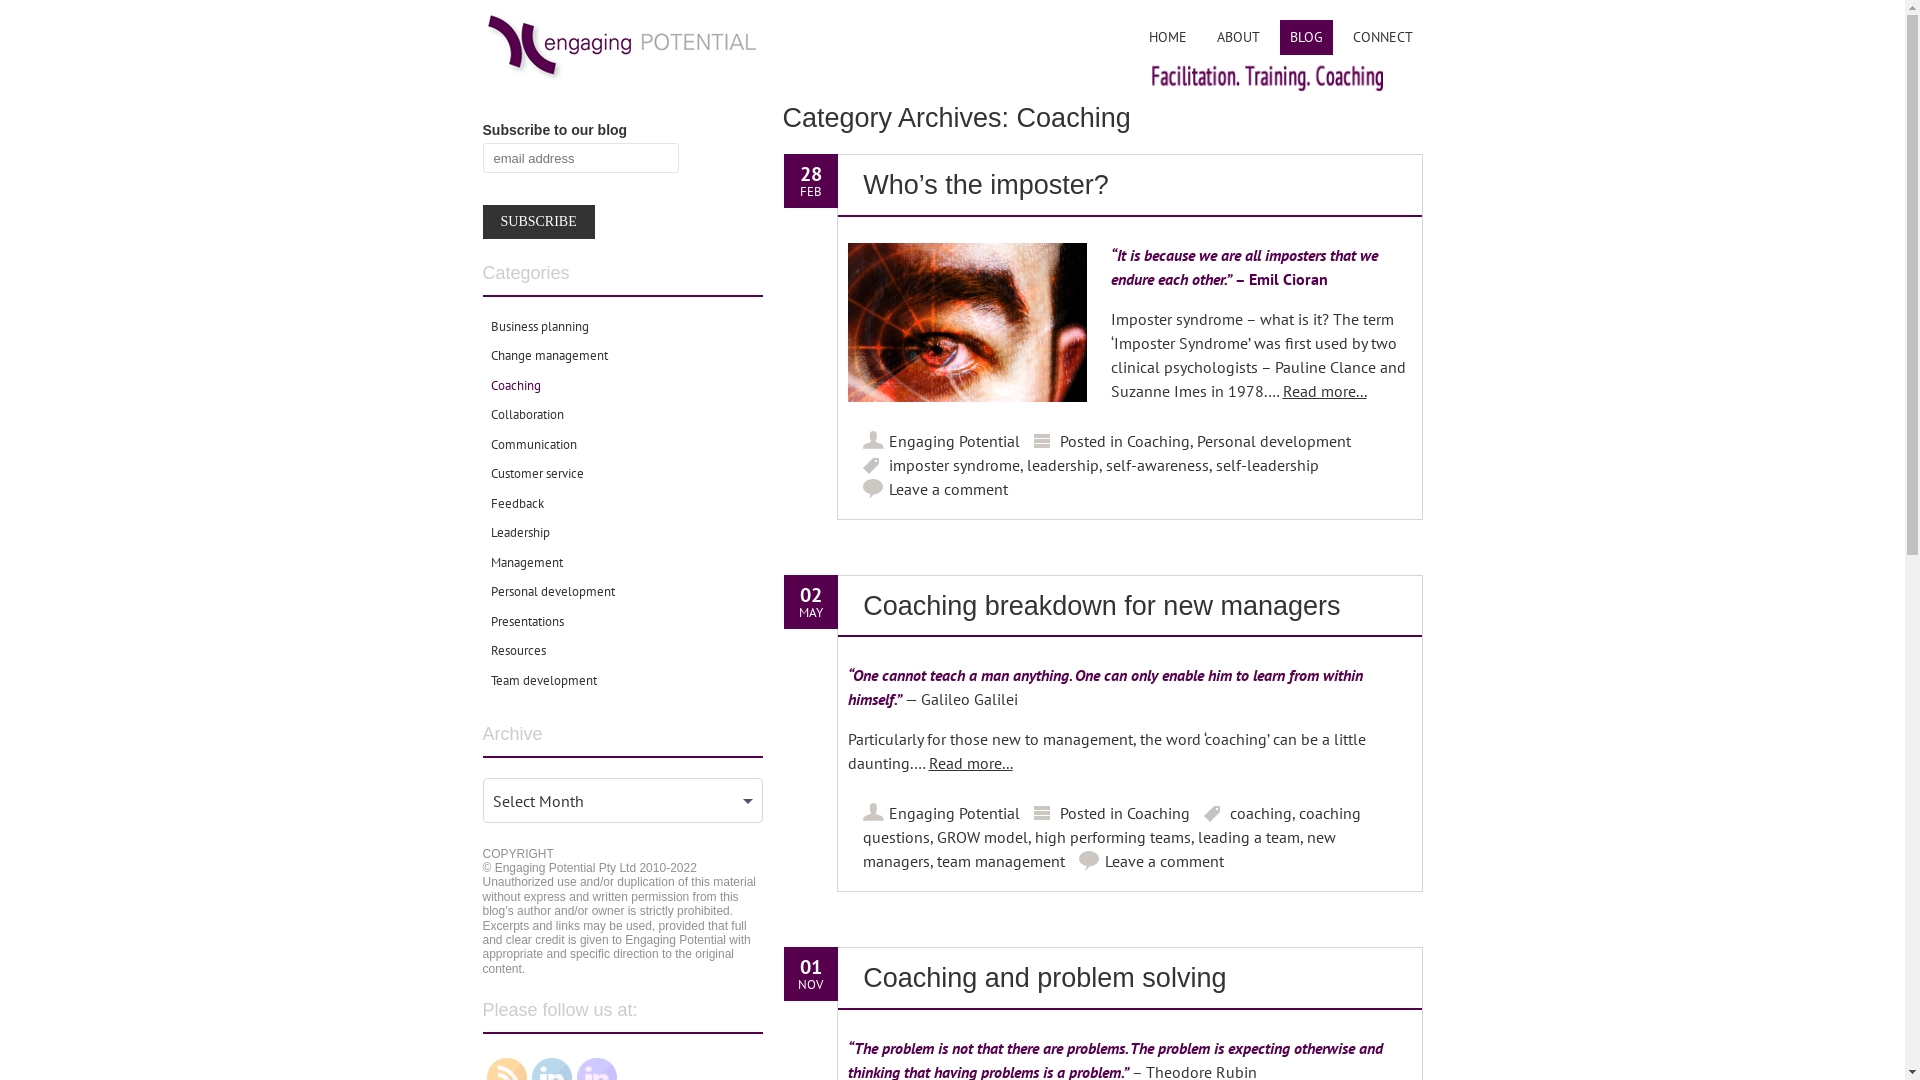 The height and width of the screenshot is (1080, 1920). Describe the element at coordinates (526, 620) in the screenshot. I see `'Presentations'` at that location.